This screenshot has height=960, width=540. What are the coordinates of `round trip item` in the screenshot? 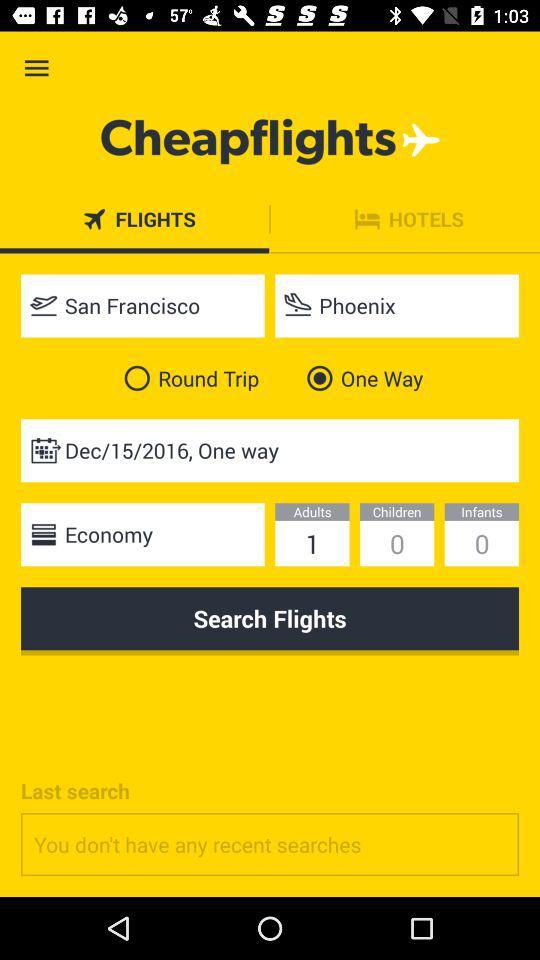 It's located at (187, 377).